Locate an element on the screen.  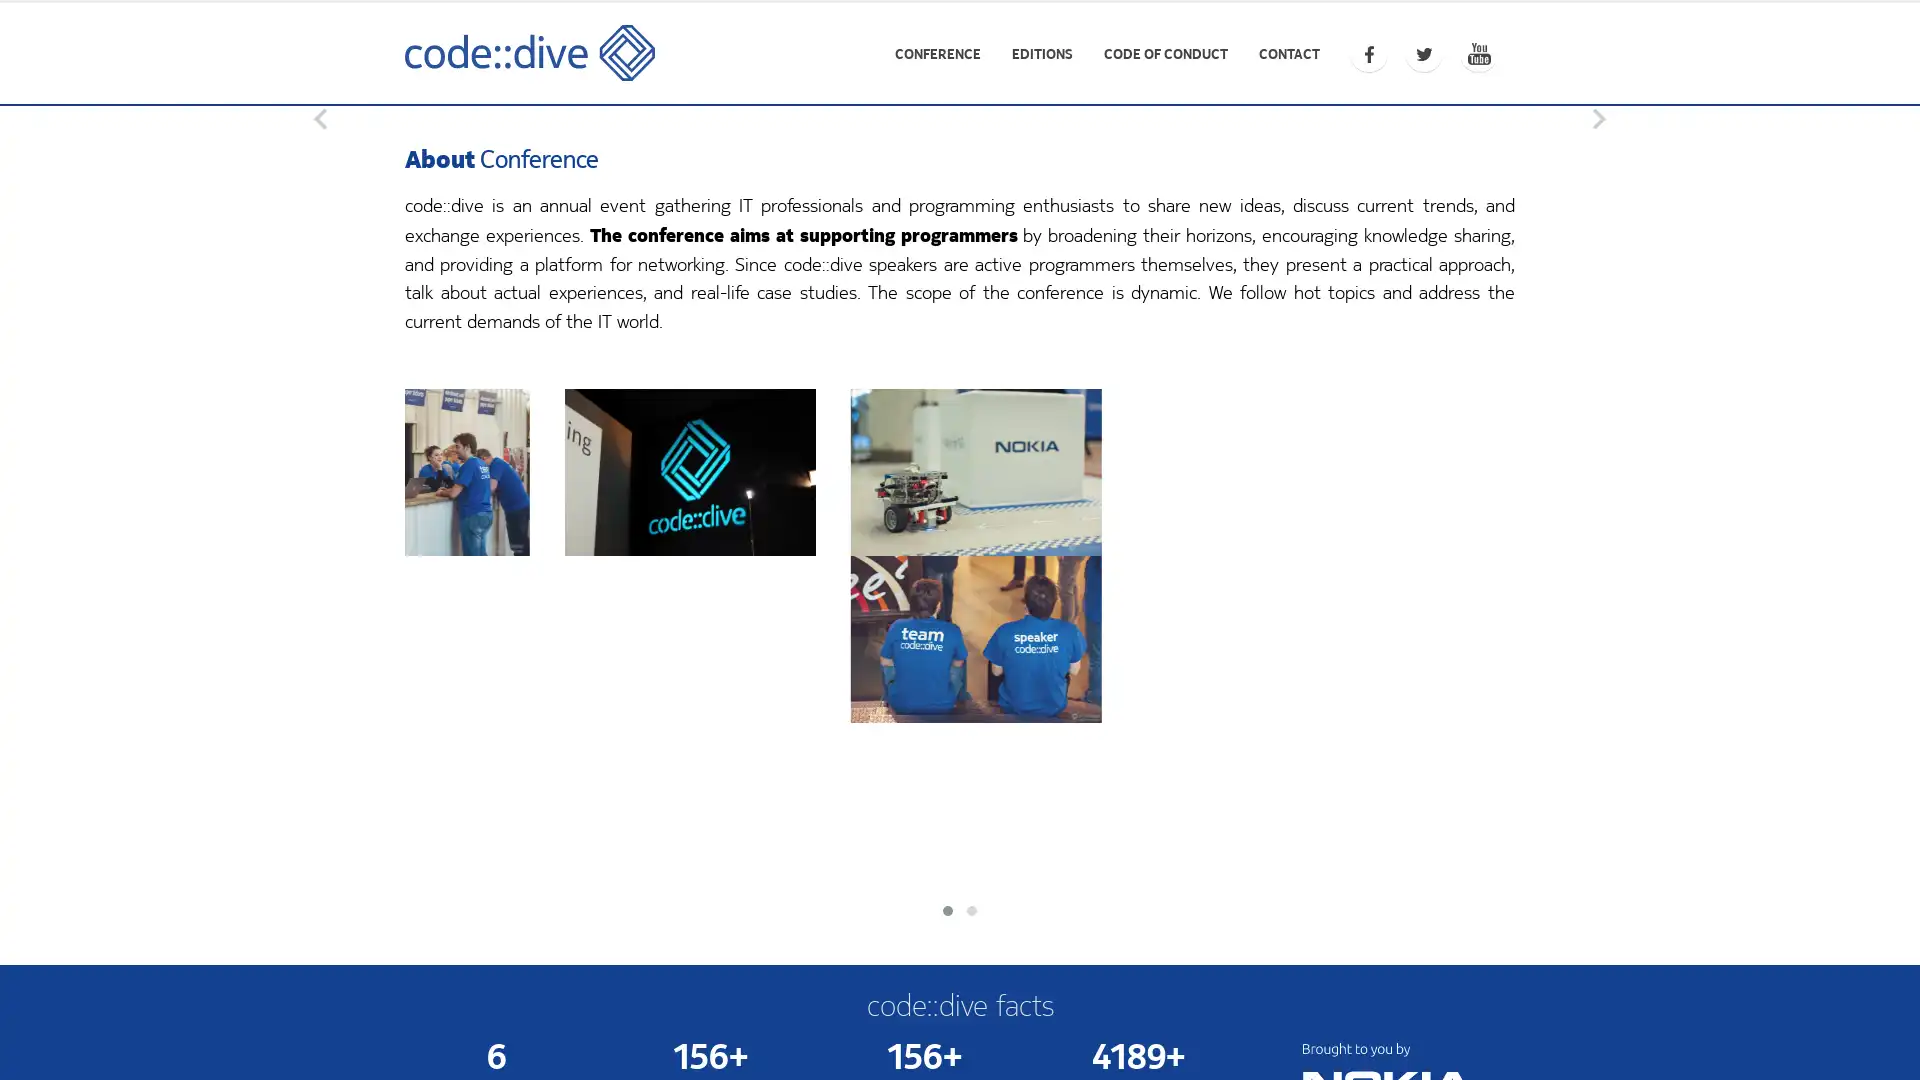
1 is located at coordinates (960, 546).